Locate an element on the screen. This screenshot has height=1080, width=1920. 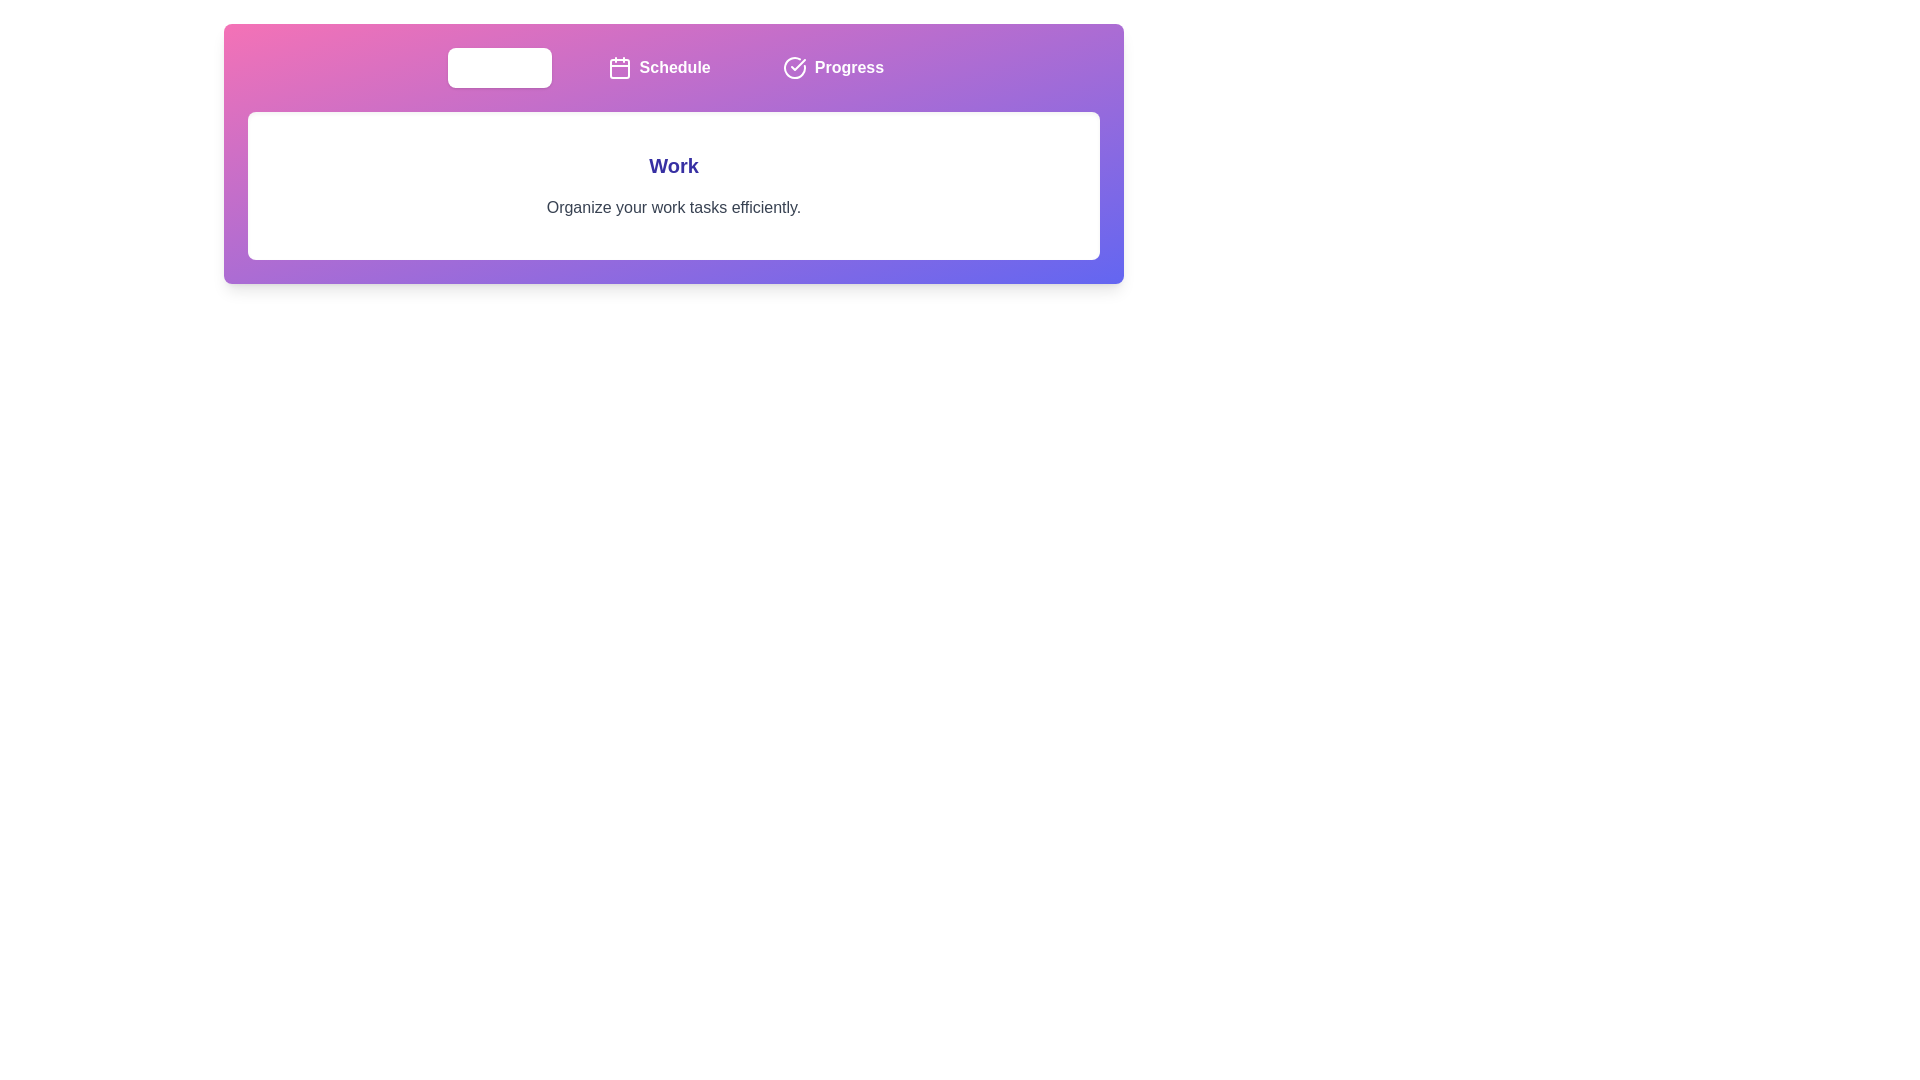
the tab button labeled Work is located at coordinates (499, 67).